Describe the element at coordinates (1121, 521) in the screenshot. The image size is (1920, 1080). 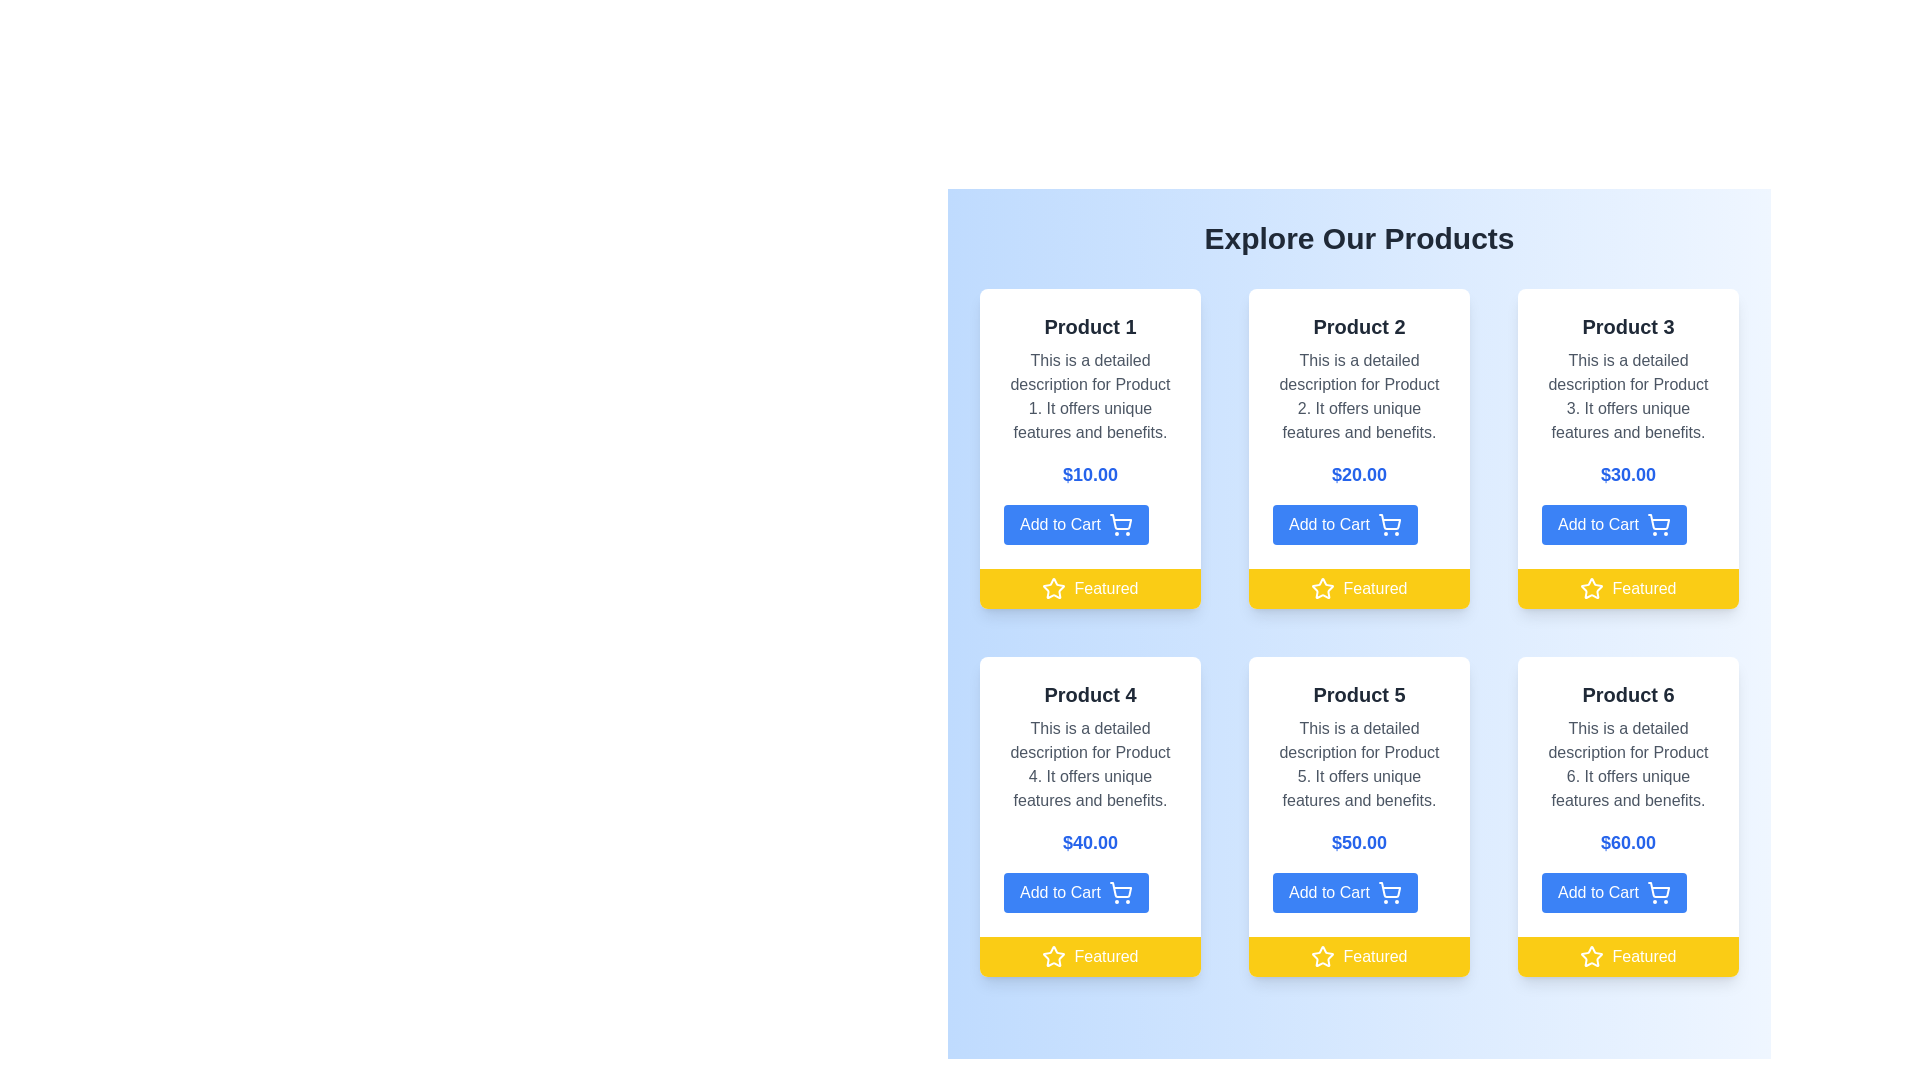
I see `the cart icon within the 'Add to Cart' button for 'Product 1', which is represented as a simplistic vector graphic with a thin stroke` at that location.